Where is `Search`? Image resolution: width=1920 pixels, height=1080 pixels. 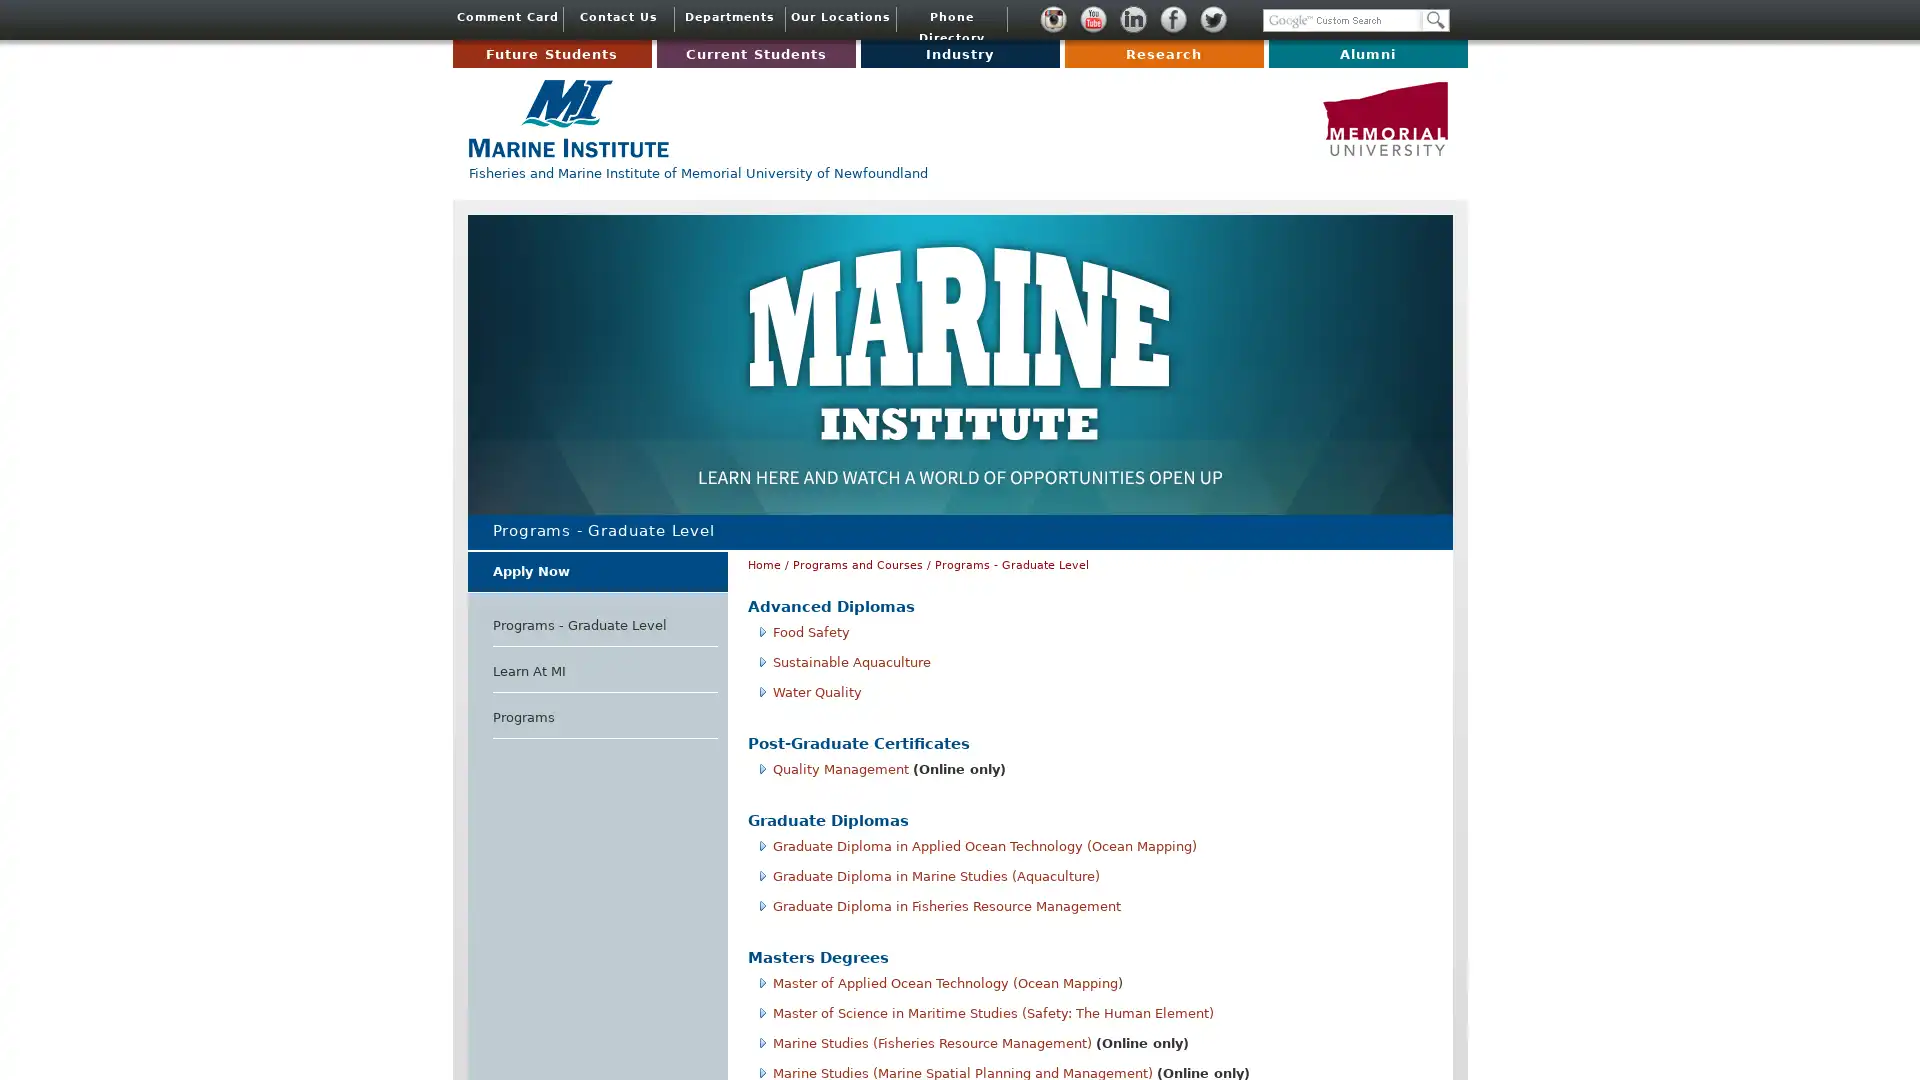 Search is located at coordinates (1433, 20).